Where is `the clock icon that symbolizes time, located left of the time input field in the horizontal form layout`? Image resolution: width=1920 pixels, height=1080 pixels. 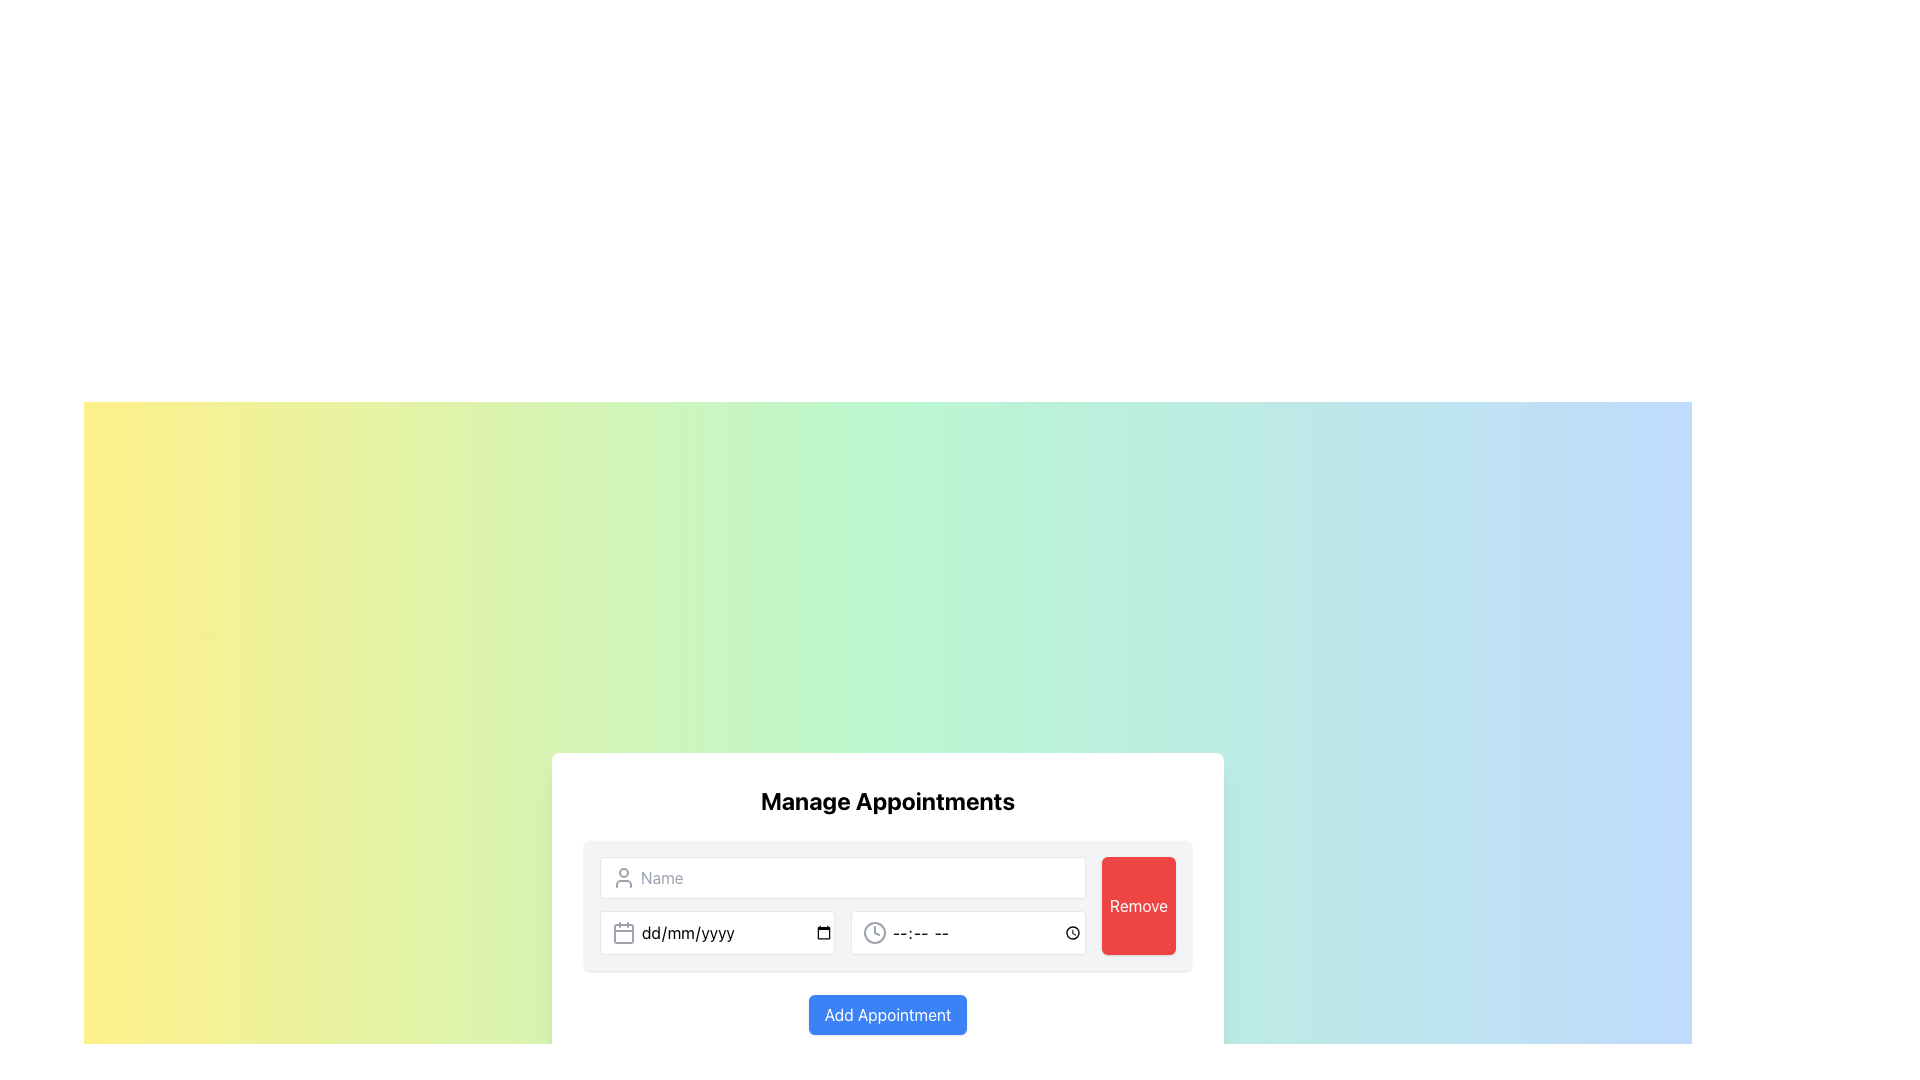
the clock icon that symbolizes time, located left of the time input field in the horizontal form layout is located at coordinates (874, 933).